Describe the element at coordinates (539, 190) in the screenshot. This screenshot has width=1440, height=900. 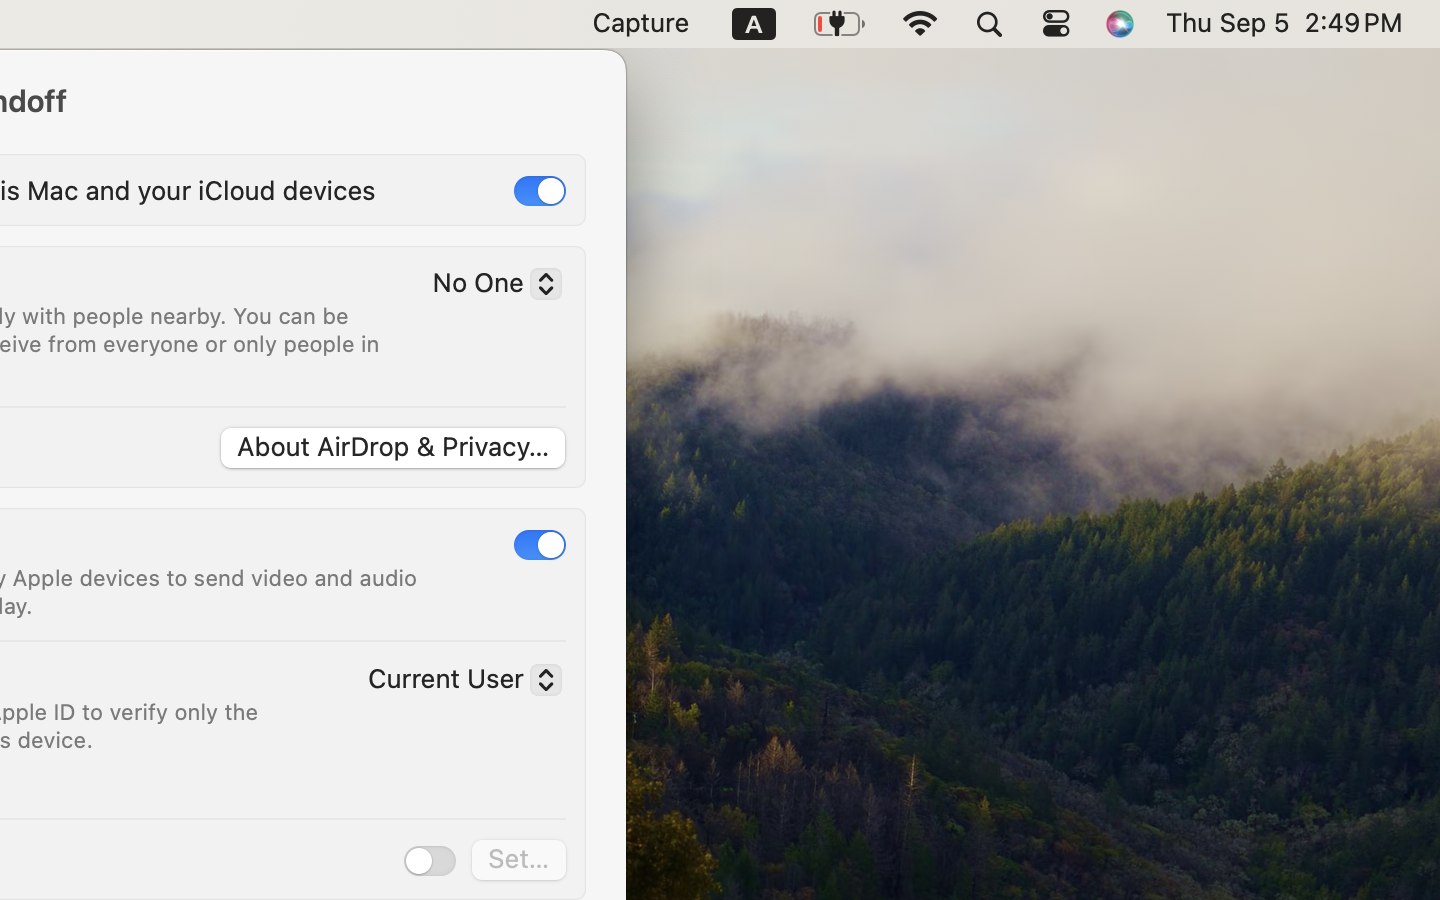
I see `'1'` at that location.